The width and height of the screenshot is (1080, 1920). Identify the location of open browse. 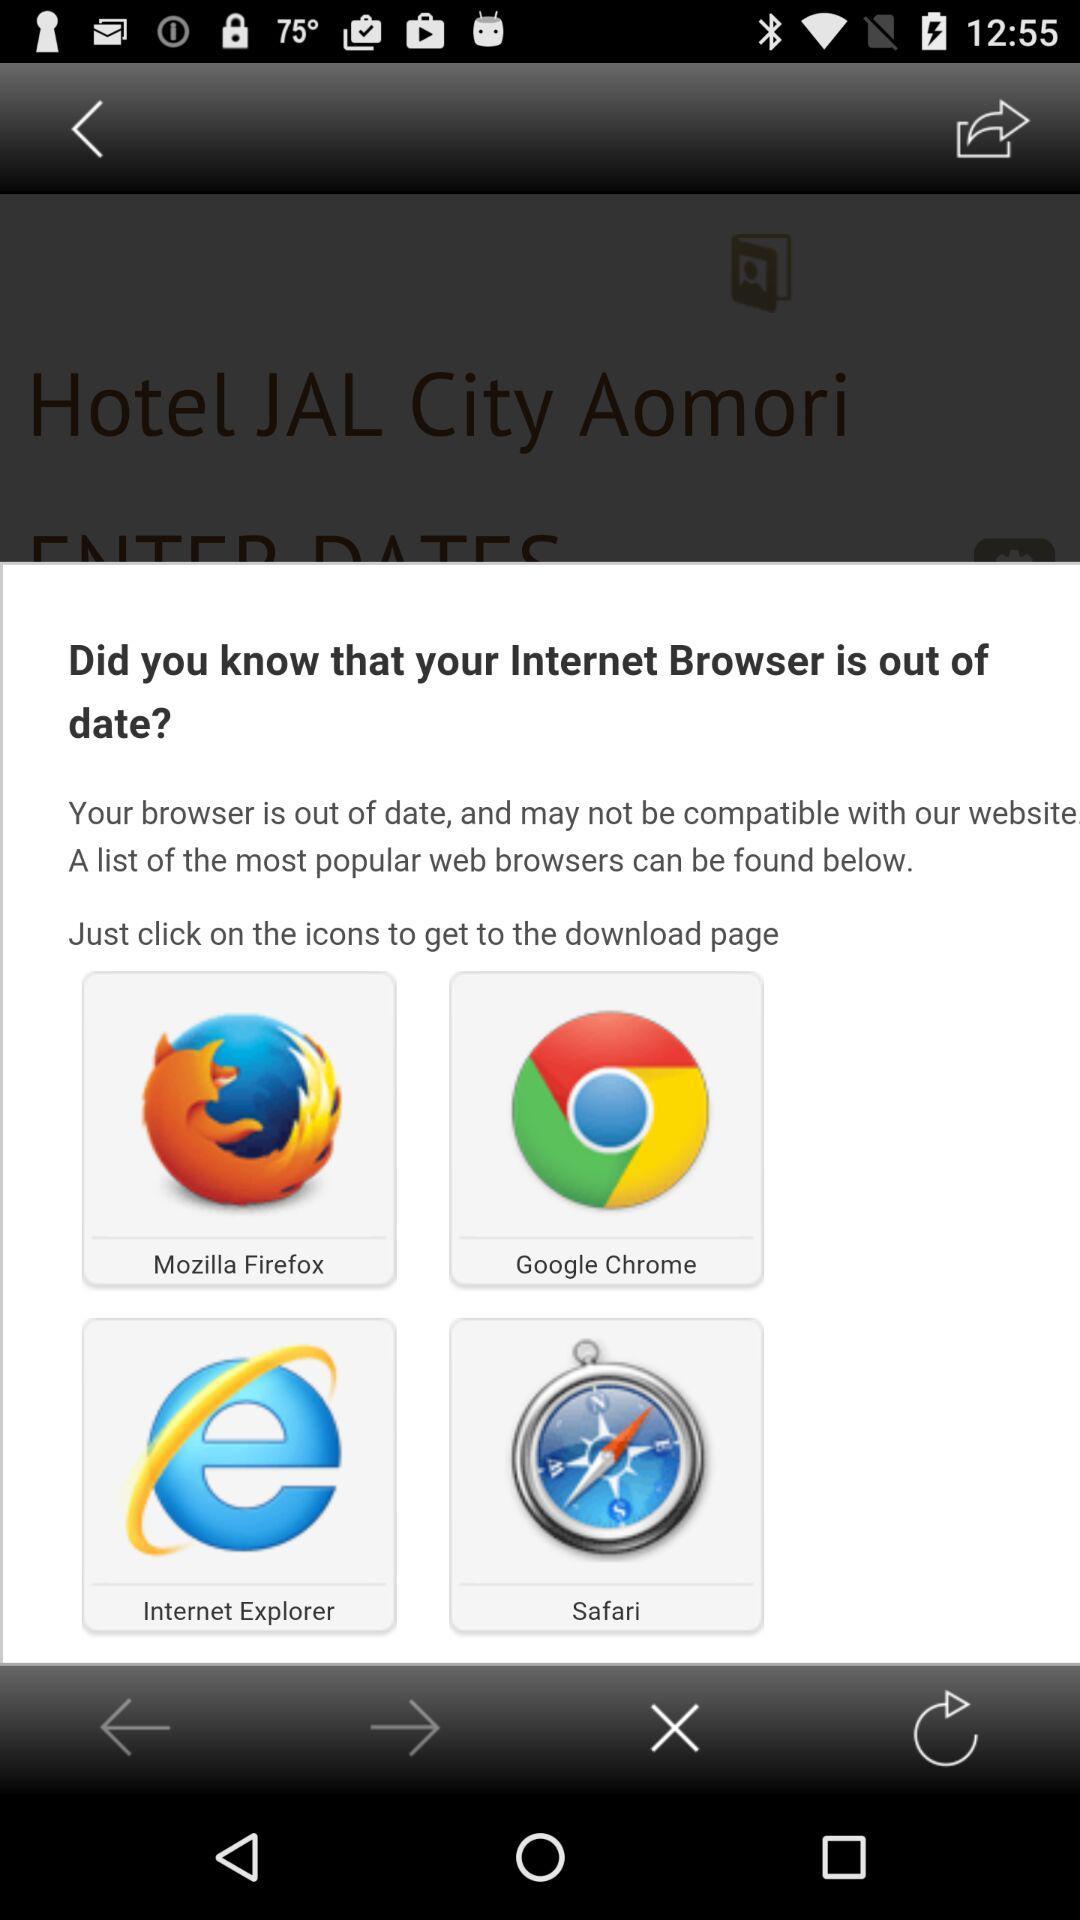
(992, 127).